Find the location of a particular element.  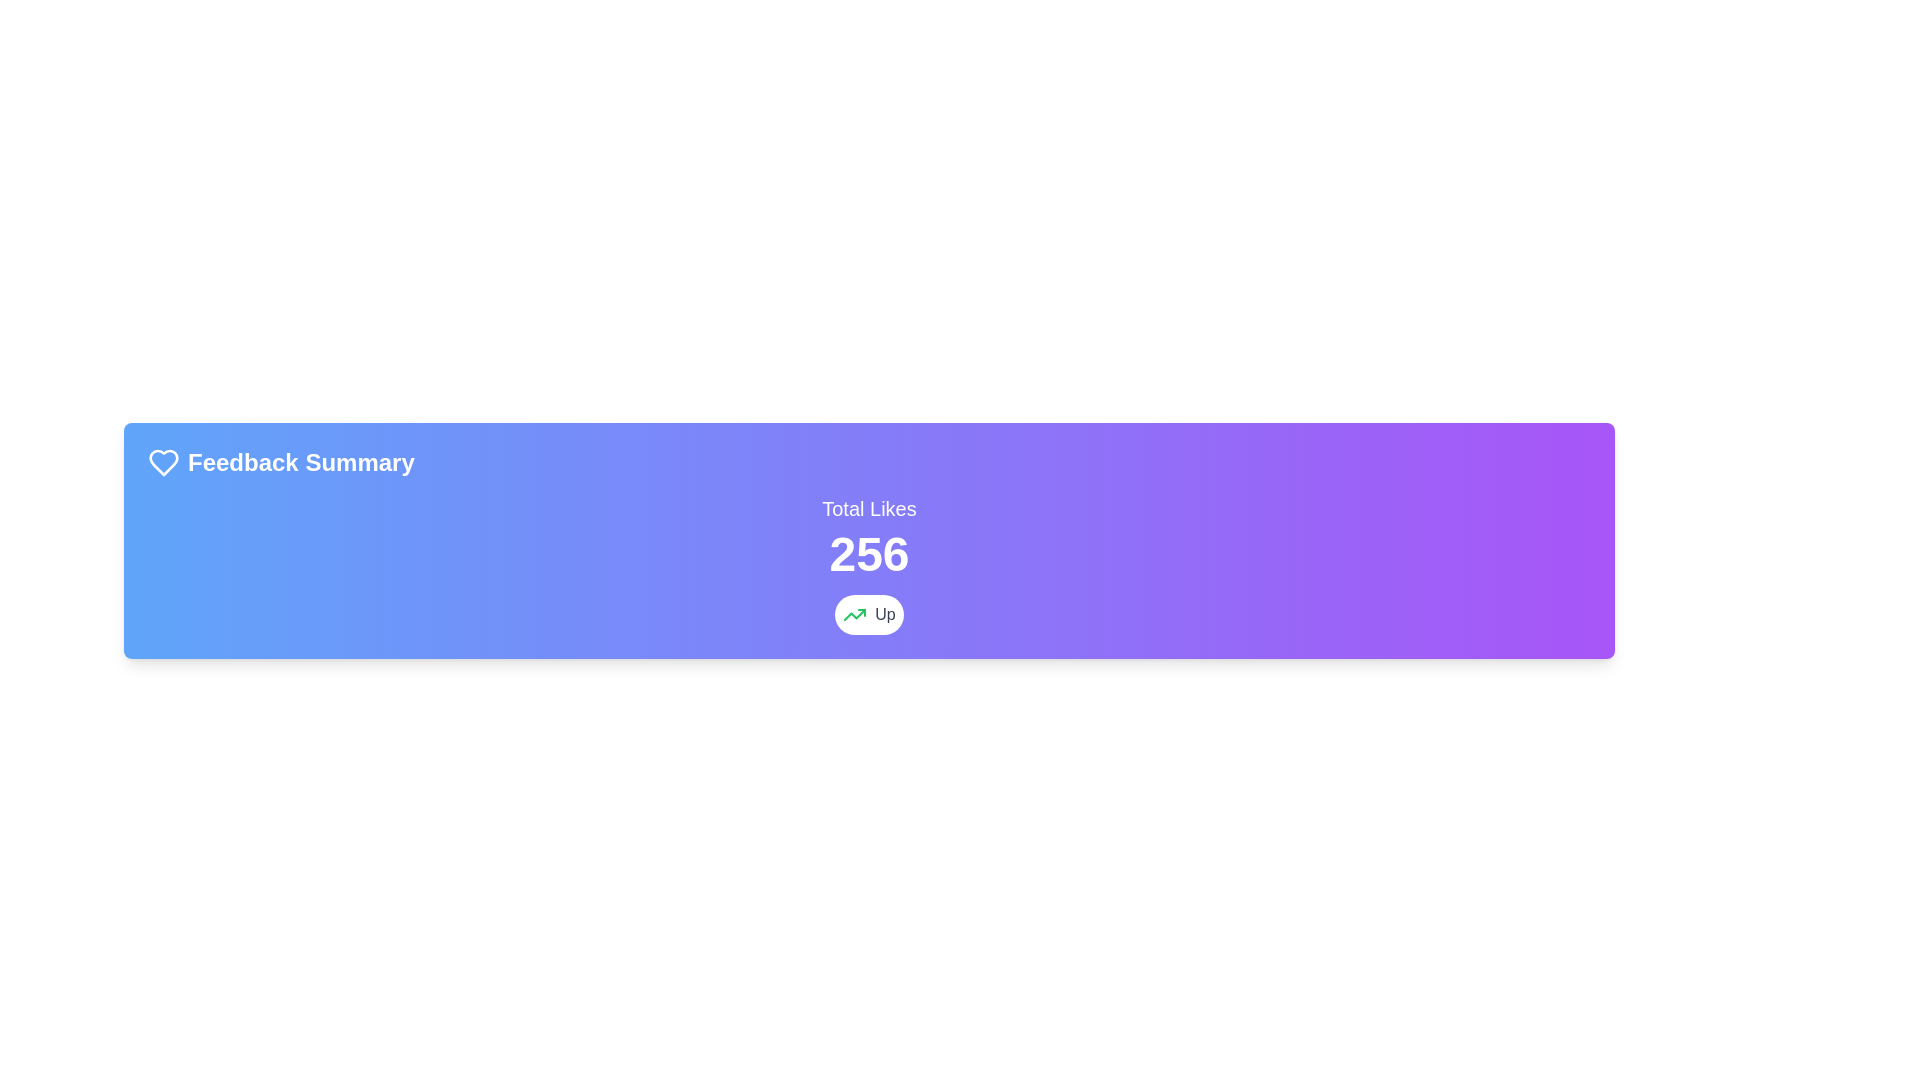

the small upward-trending arrow icon inside the circular white button labeled 'Up' is located at coordinates (855, 613).